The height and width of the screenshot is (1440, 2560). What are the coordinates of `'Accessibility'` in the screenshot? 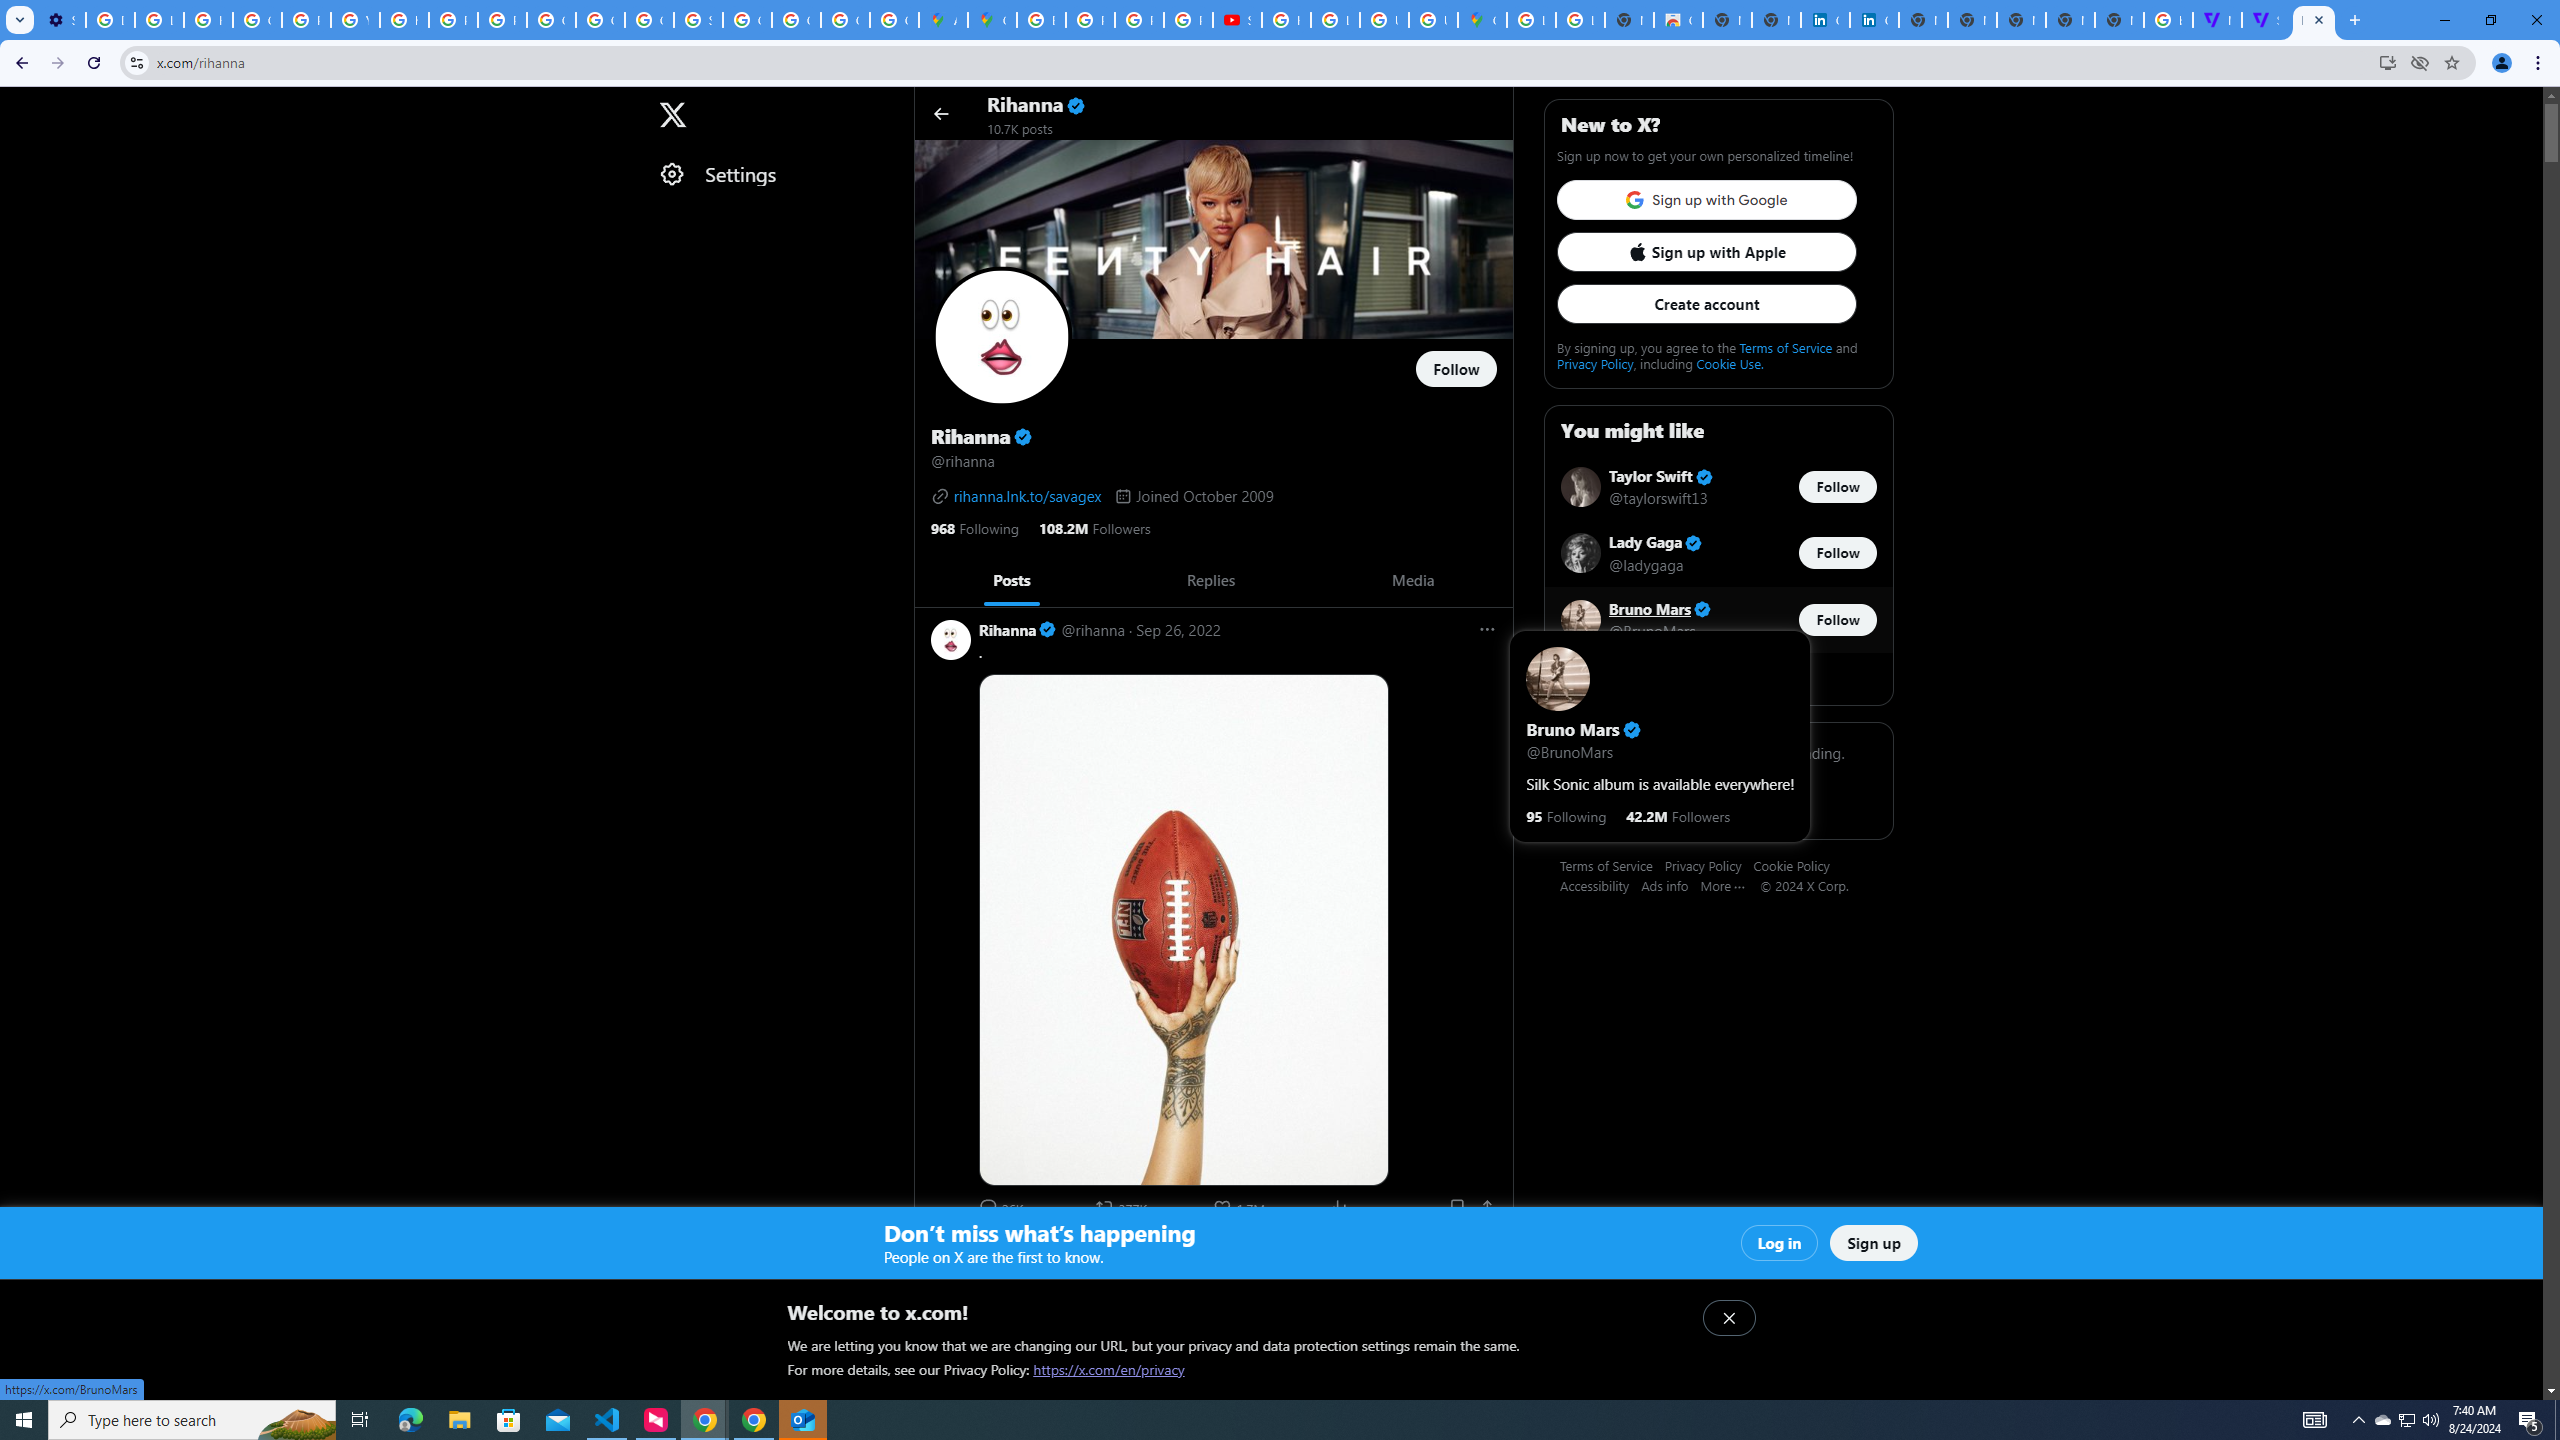 It's located at (1599, 884).